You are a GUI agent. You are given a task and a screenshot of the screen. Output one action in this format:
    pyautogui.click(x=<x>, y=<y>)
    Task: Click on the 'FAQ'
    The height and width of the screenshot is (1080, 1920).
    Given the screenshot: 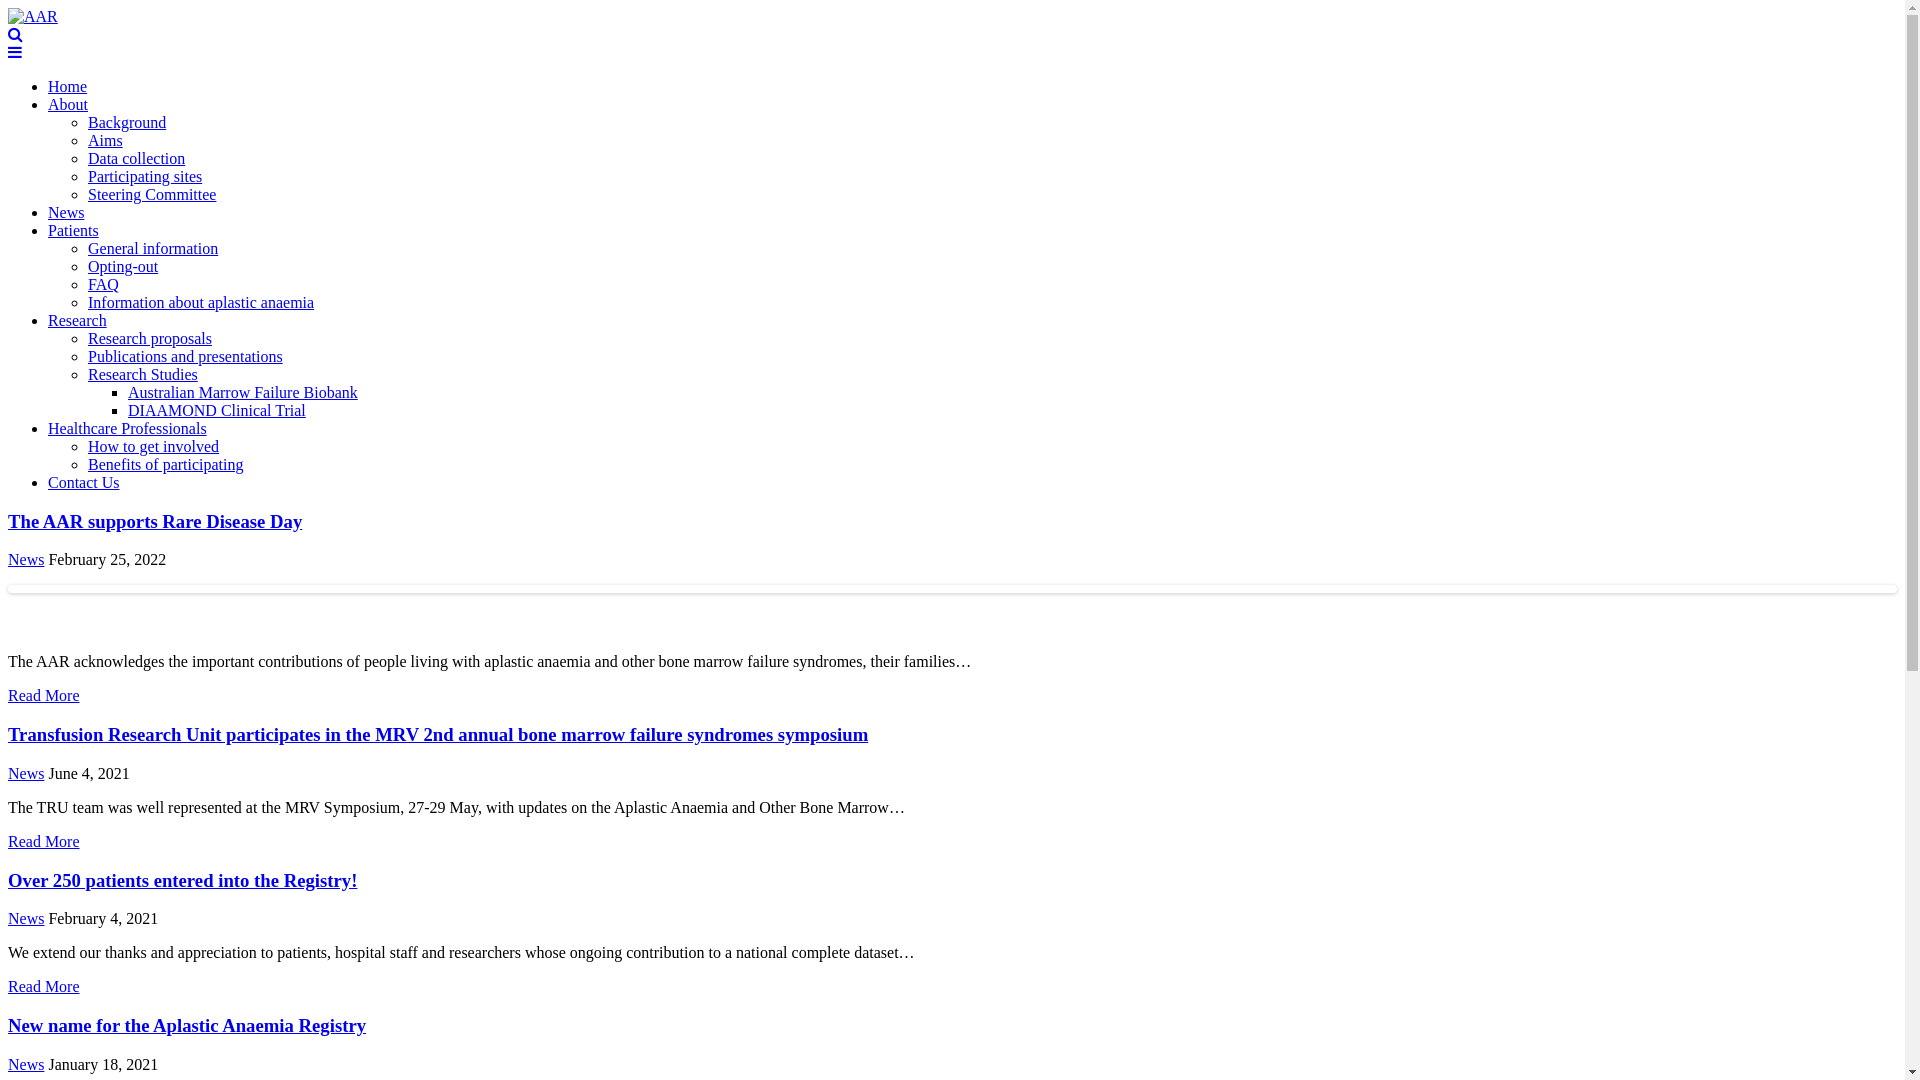 What is the action you would take?
    pyautogui.click(x=102, y=284)
    